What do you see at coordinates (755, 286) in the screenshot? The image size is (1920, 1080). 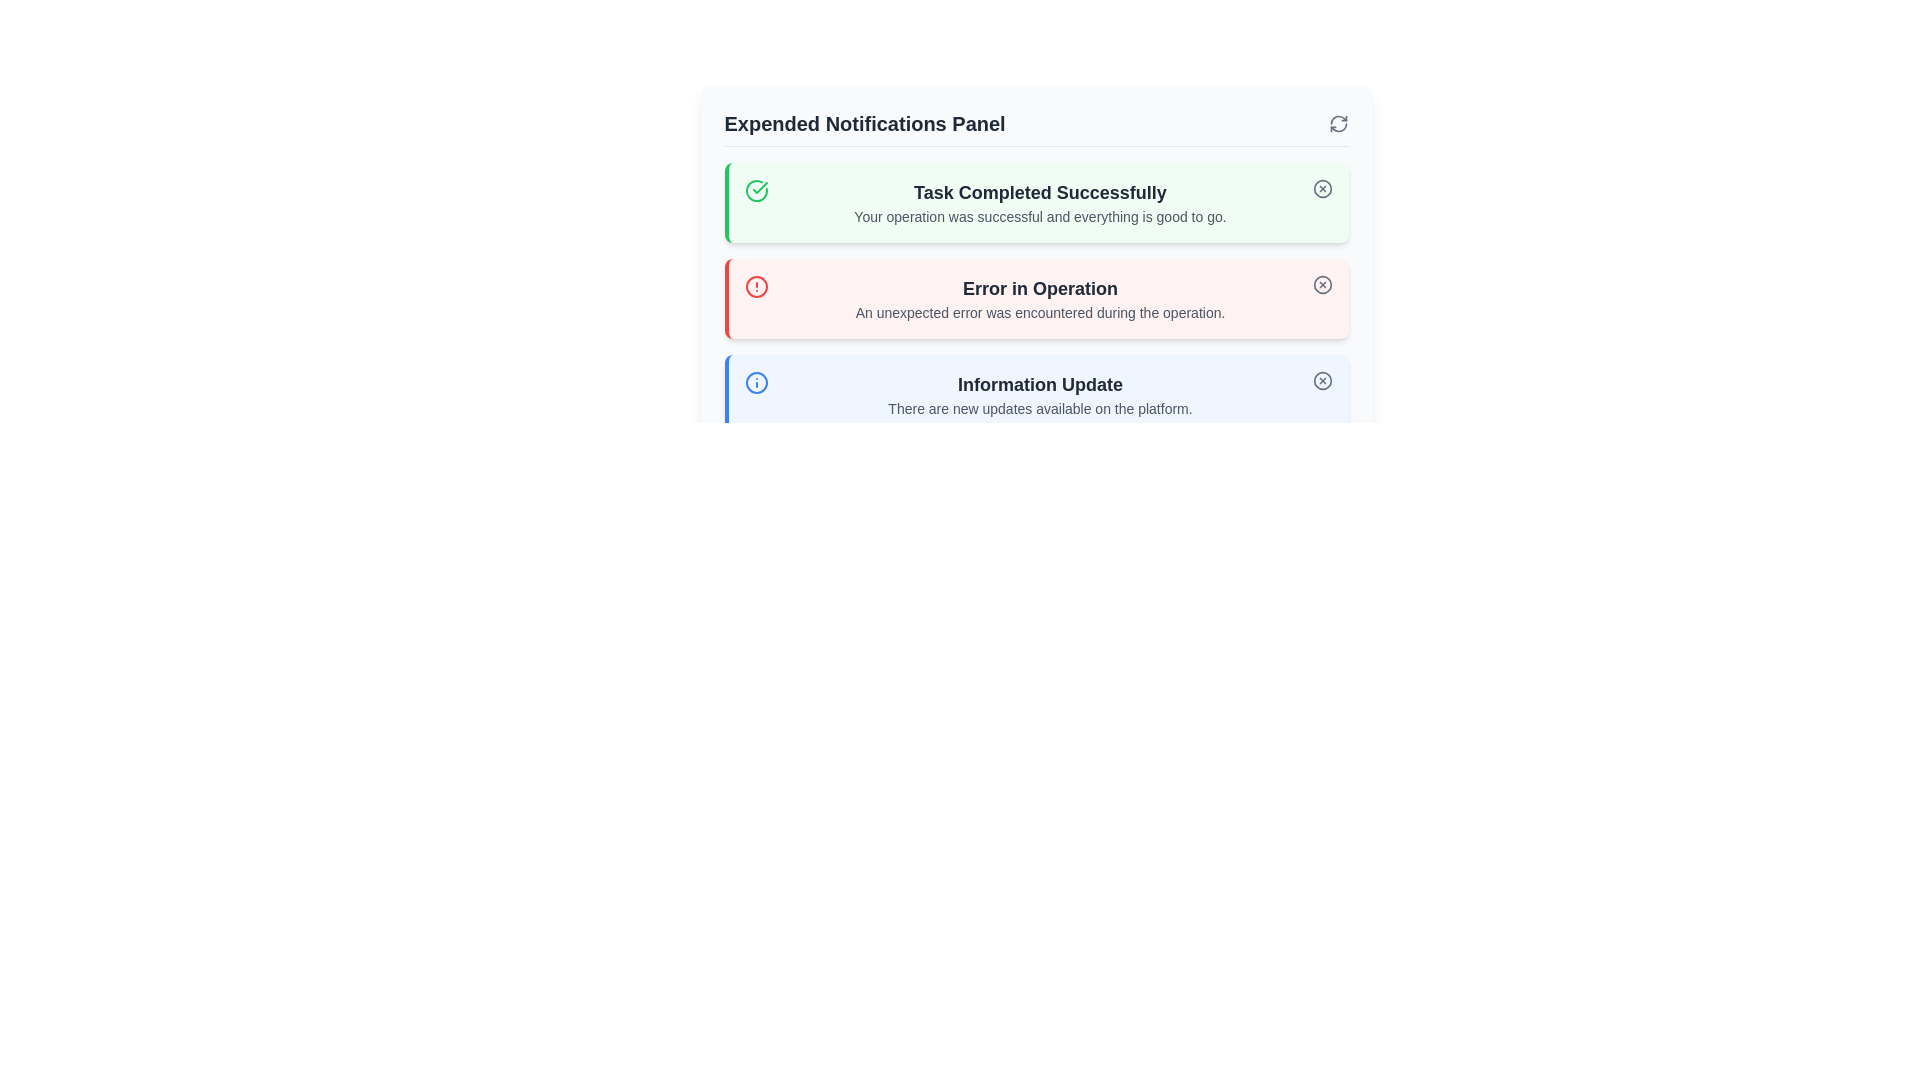 I see `the visual alert icon indicating an error or warning state, located in the left part of the red-bordered notification box labeled 'Error in Operation'` at bounding box center [755, 286].